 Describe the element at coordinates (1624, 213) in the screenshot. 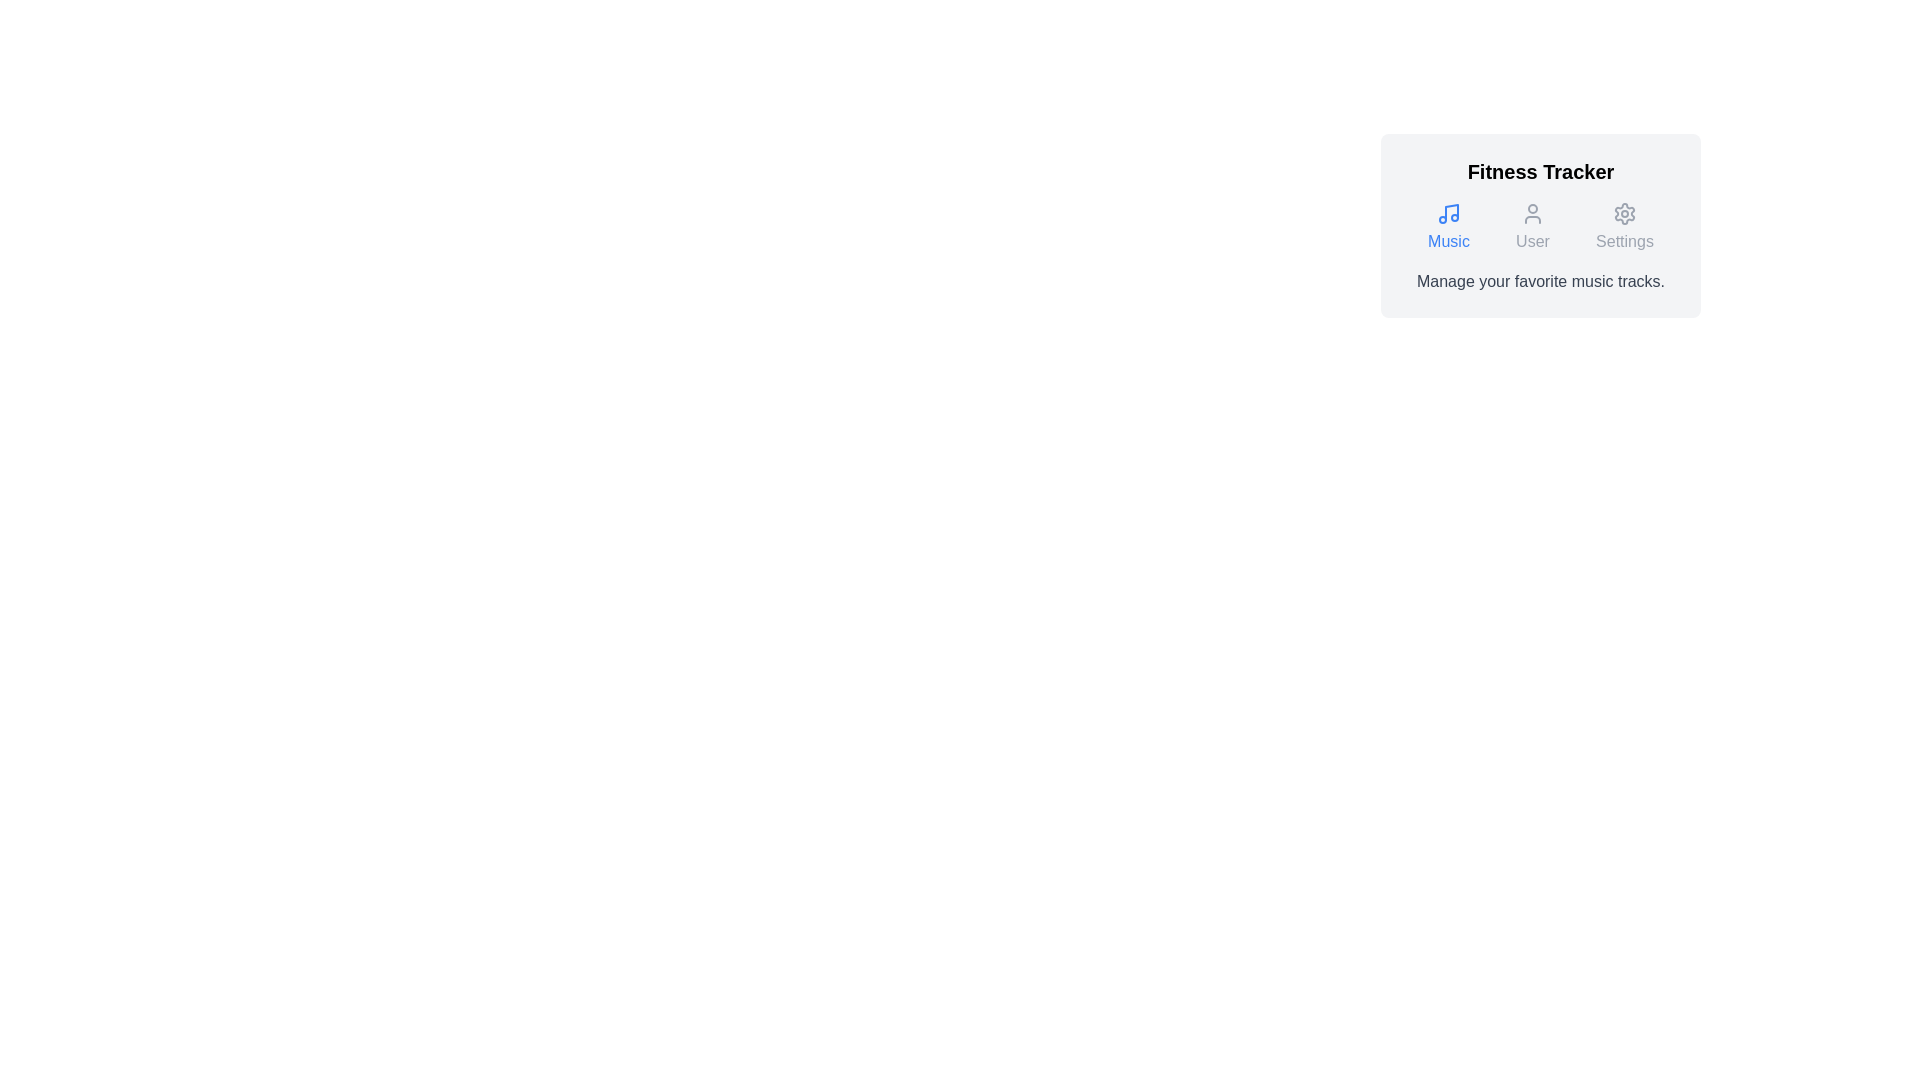

I see `the cogwheel-shaped icon located in the top right of the 'Fitness Tracker' widget` at that location.